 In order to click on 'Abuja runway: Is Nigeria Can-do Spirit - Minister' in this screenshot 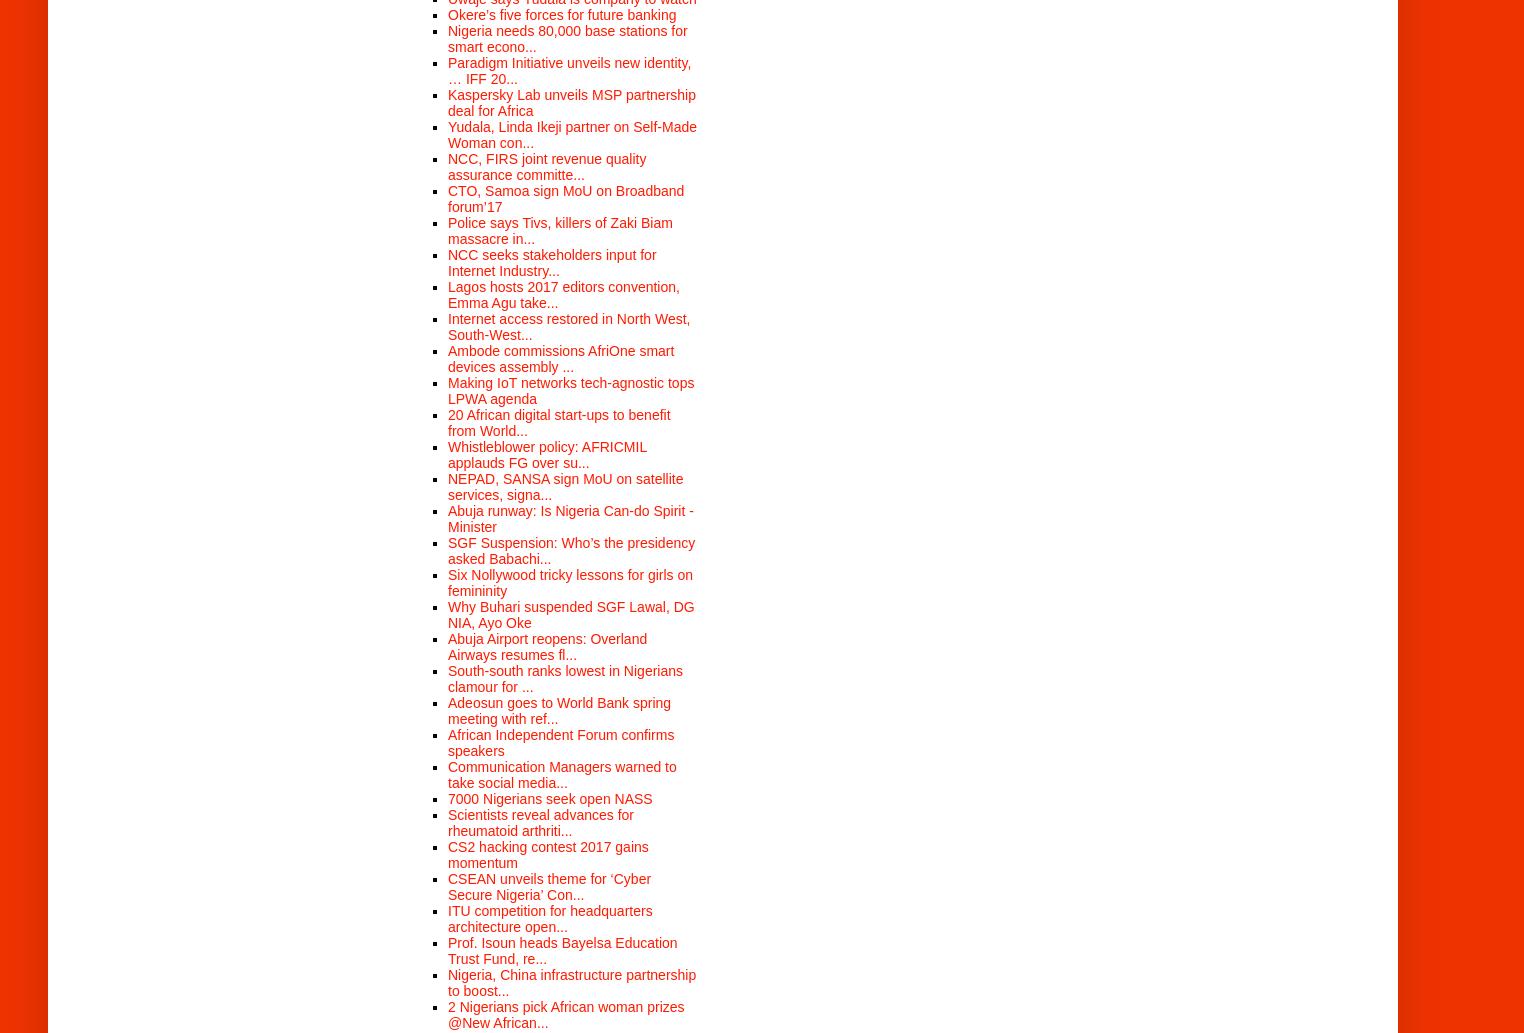, I will do `click(448, 517)`.